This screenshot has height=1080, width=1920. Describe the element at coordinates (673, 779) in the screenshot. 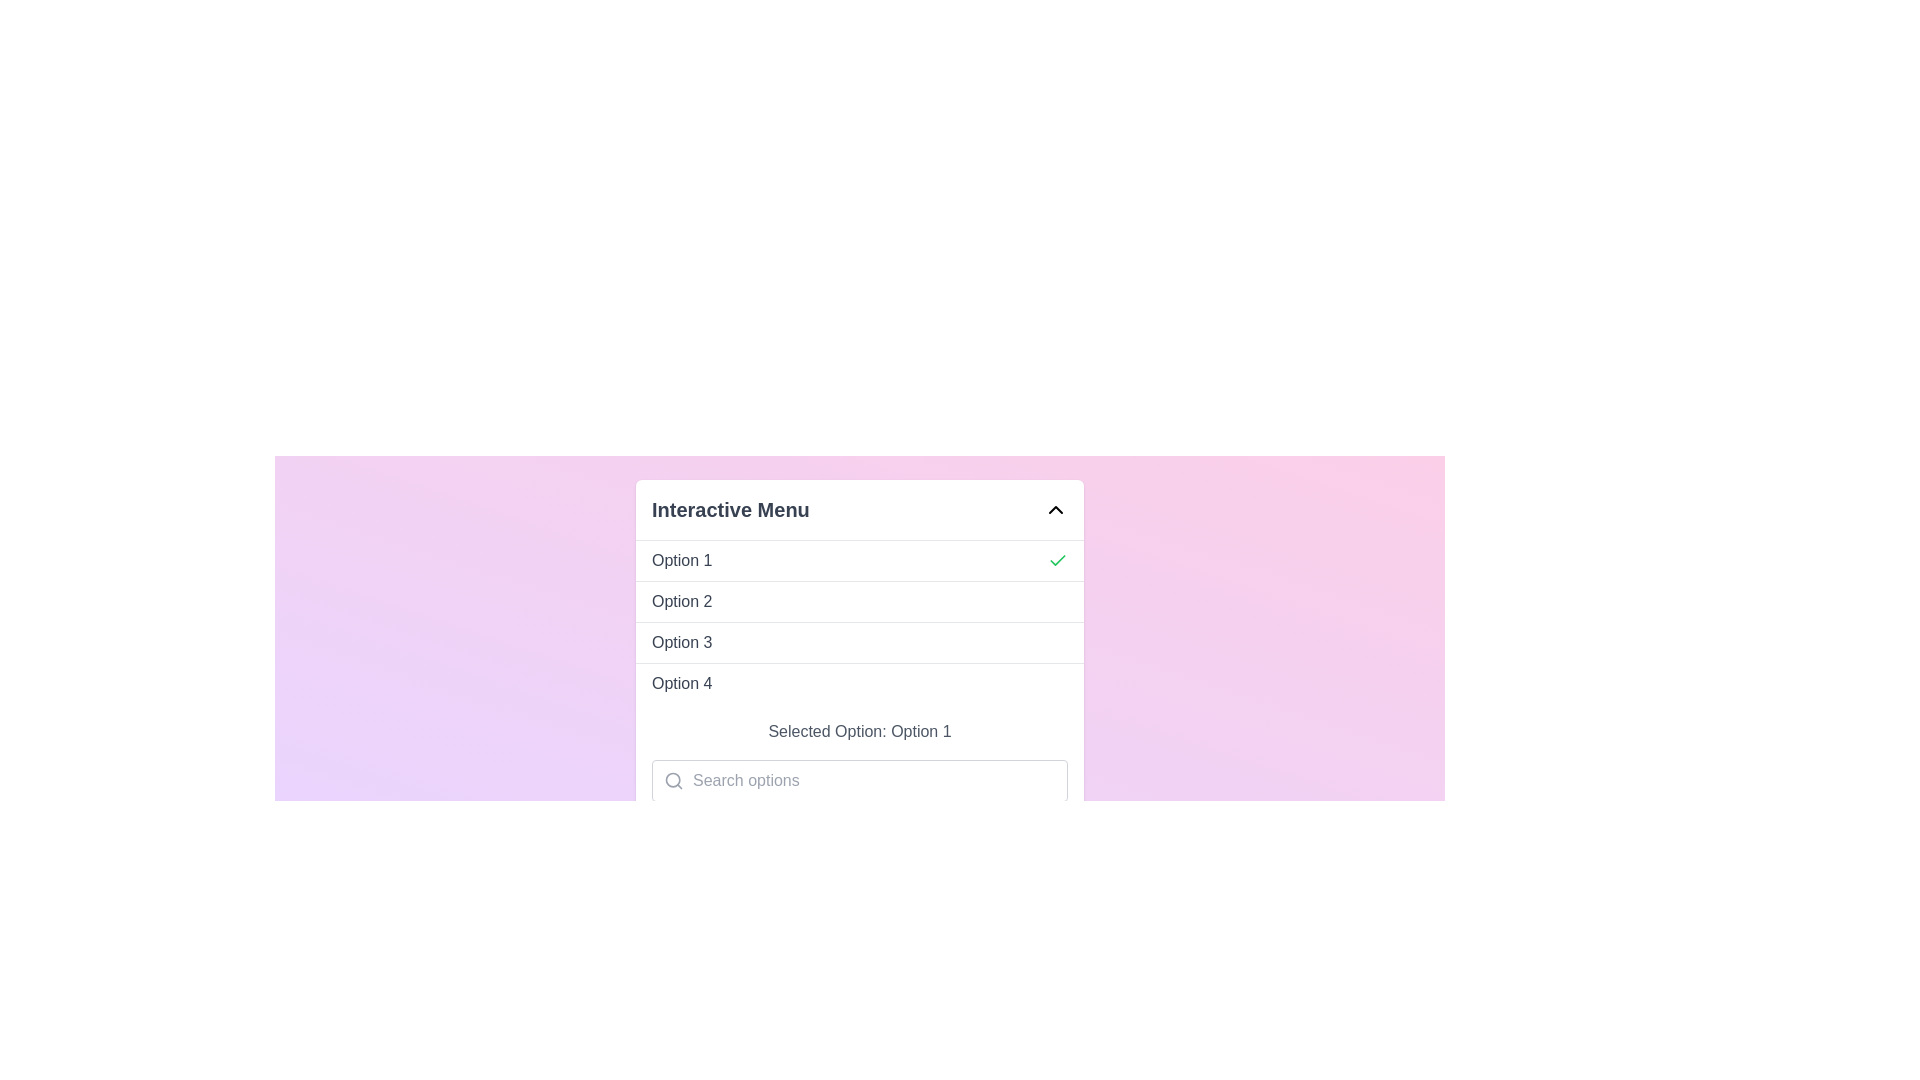

I see `the magnifying glass icon located in the left corner of the search bar to initiate the search` at that location.